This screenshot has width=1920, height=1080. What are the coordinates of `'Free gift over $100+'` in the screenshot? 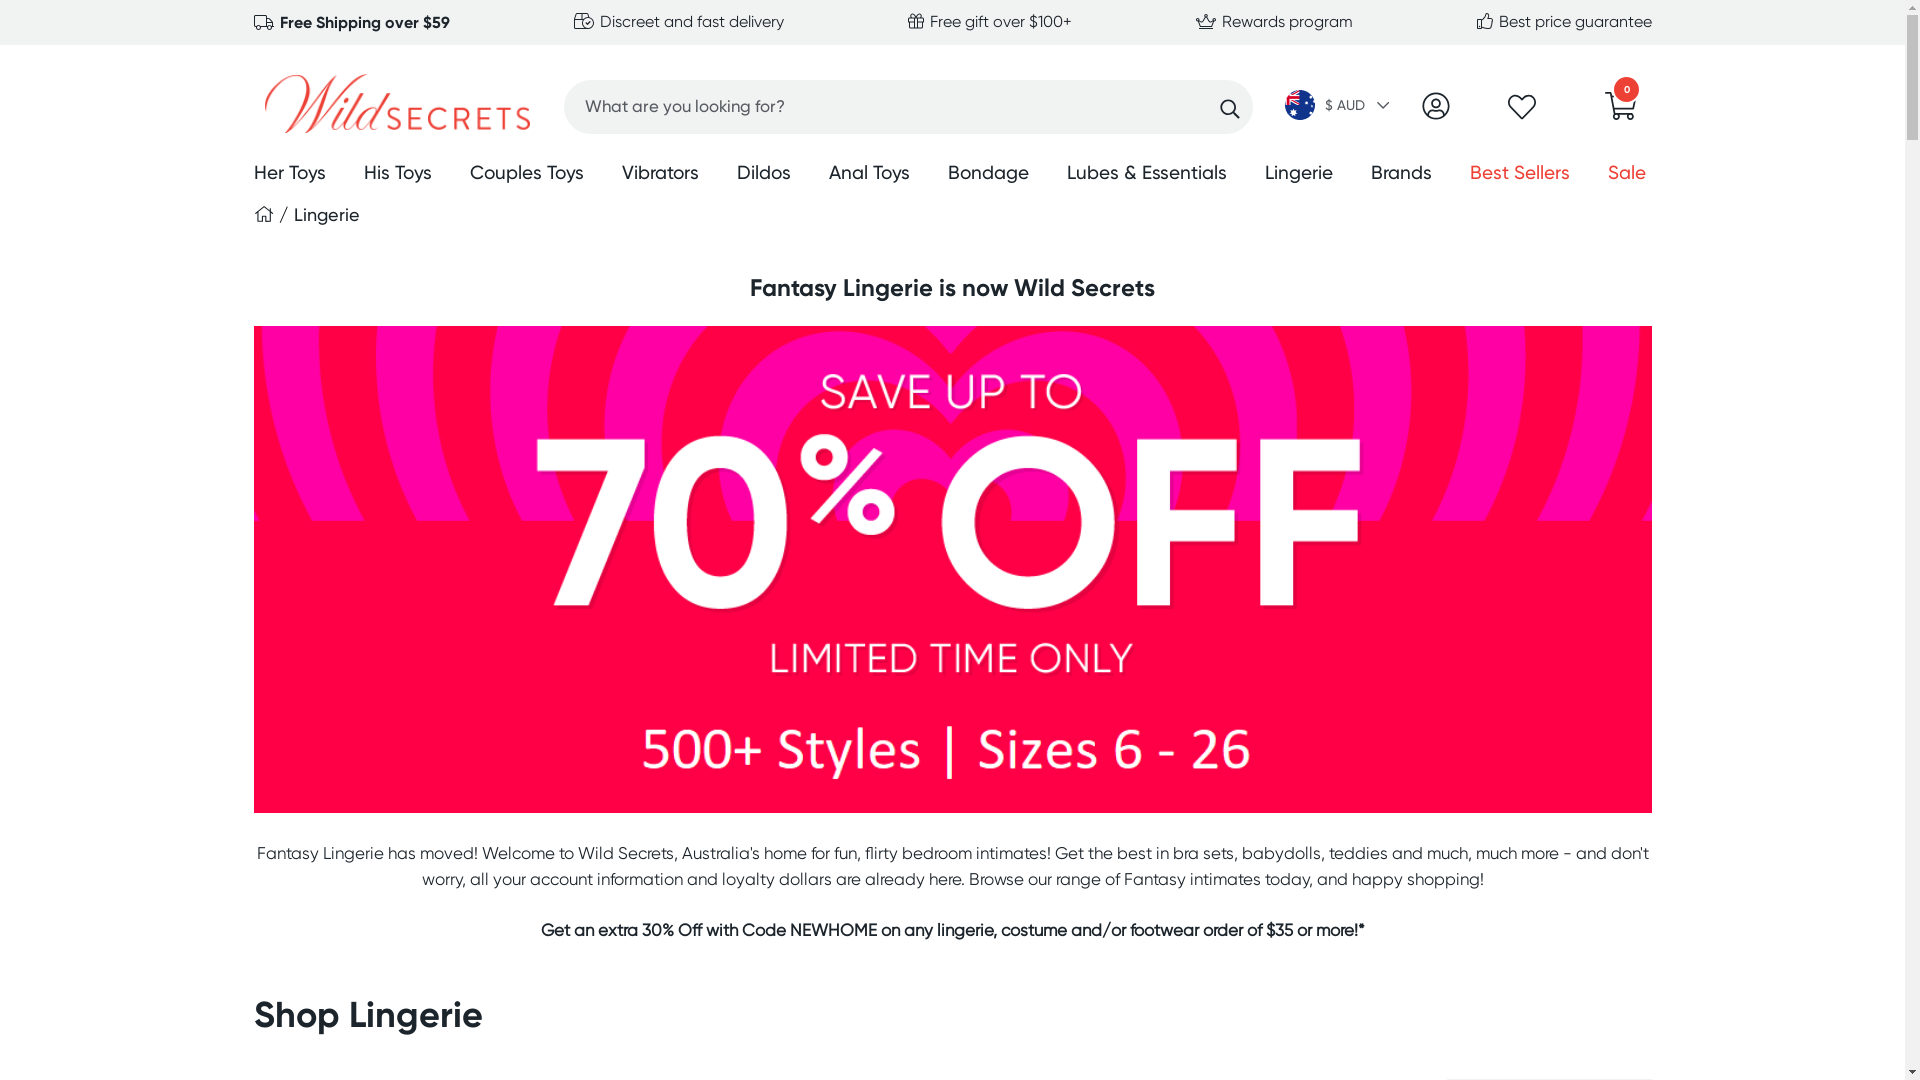 It's located at (906, 21).